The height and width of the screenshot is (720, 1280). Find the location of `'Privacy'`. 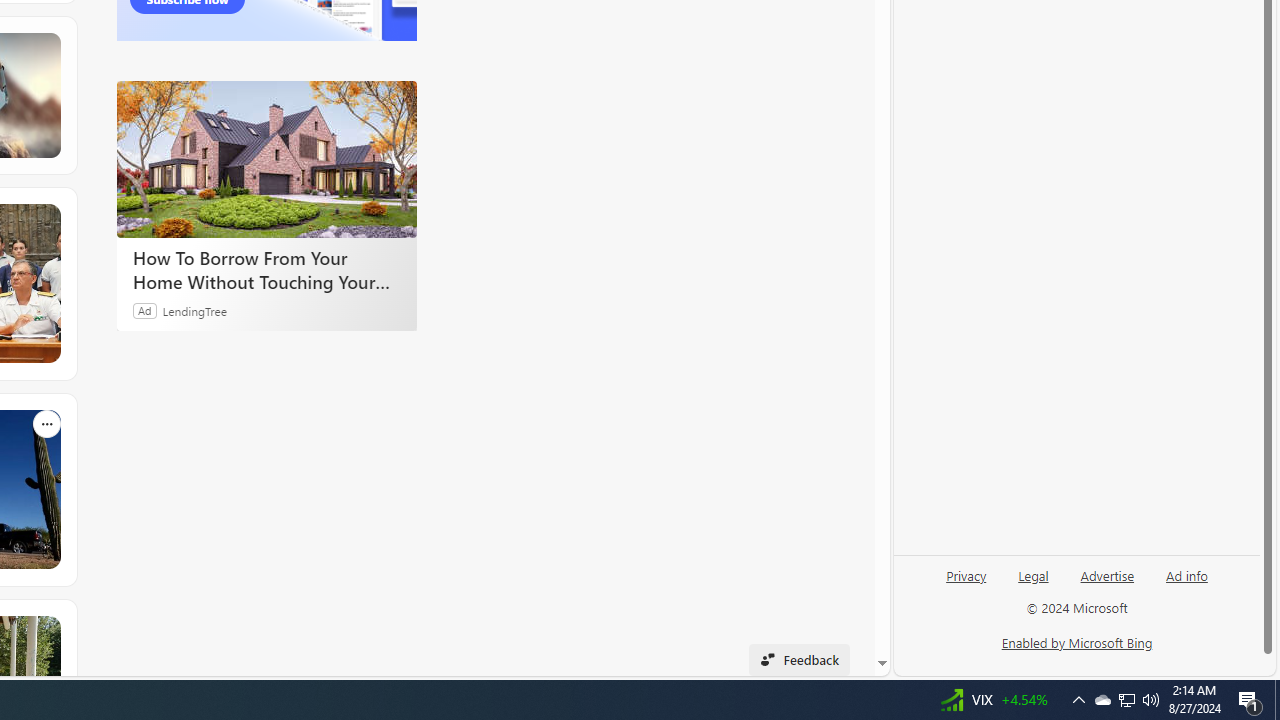

'Privacy' is located at coordinates (966, 574).